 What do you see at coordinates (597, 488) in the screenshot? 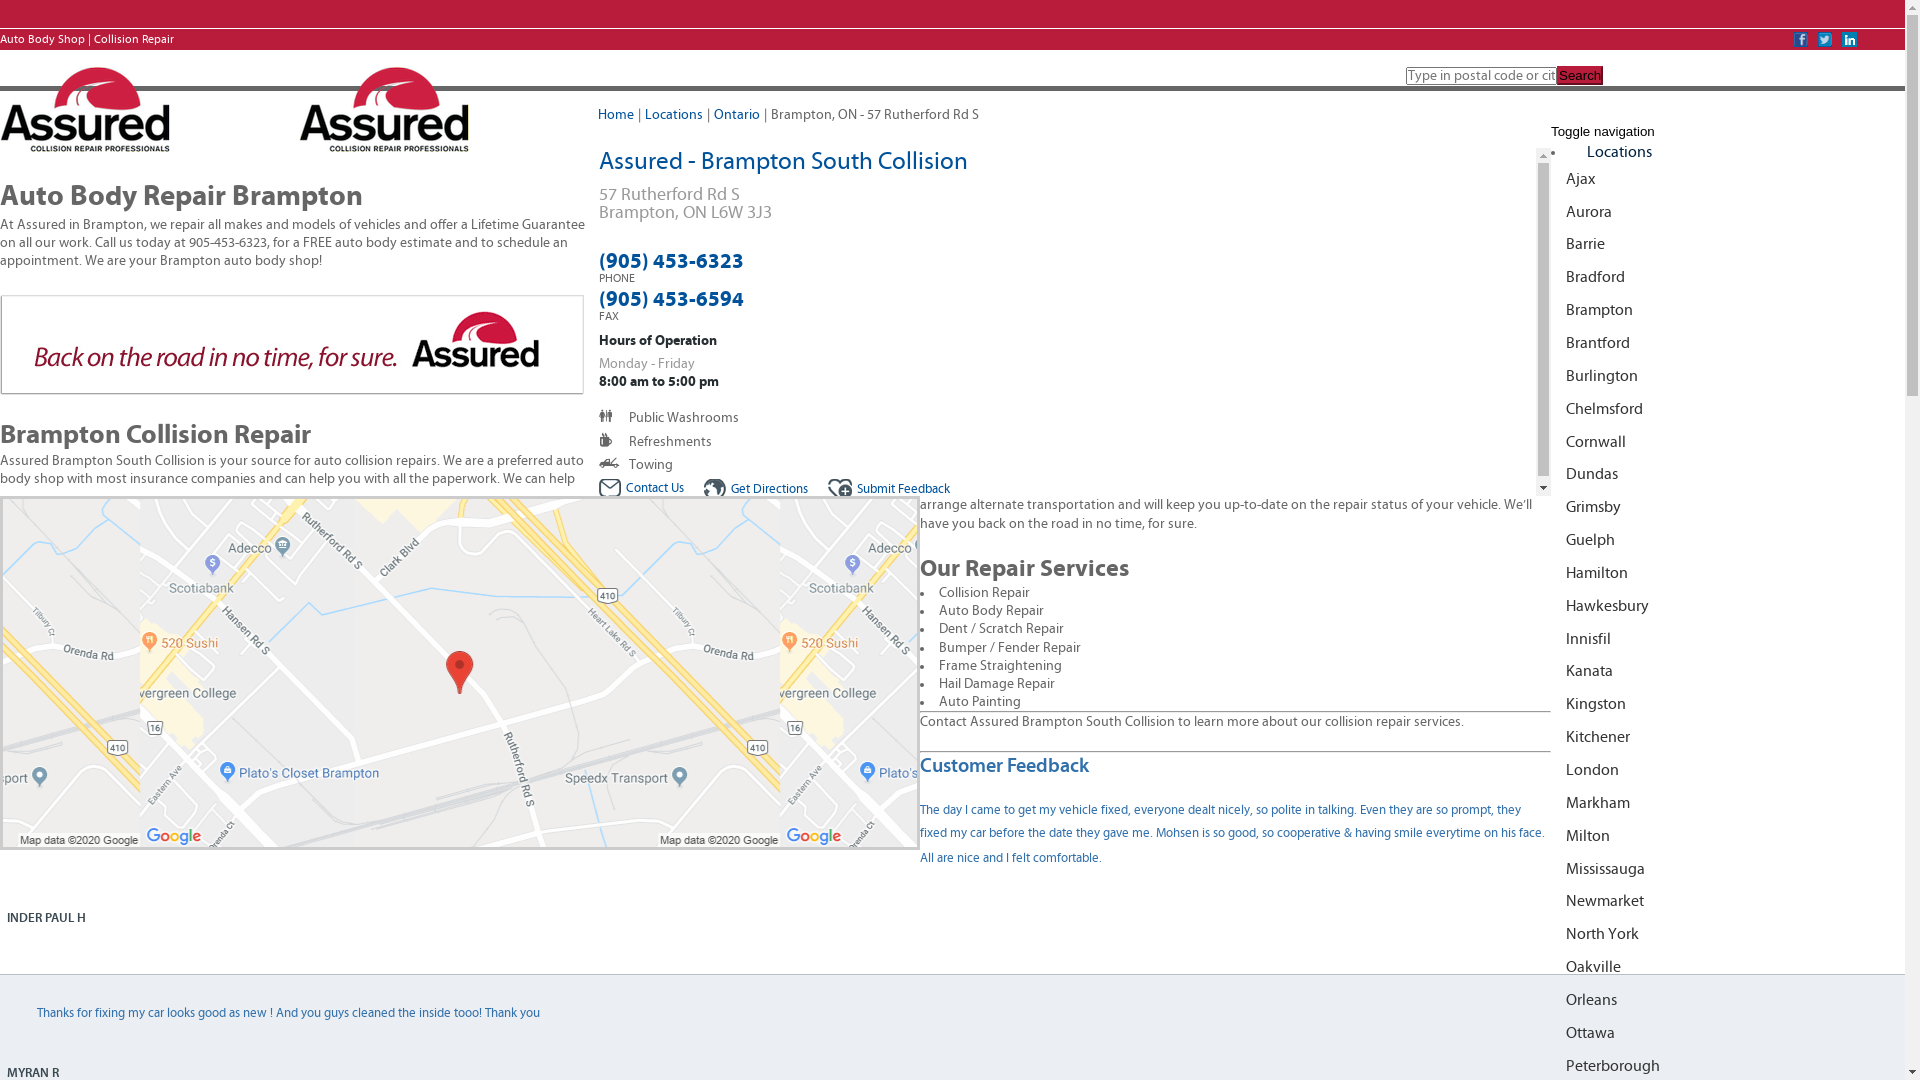
I see `'Contact Us'` at bounding box center [597, 488].